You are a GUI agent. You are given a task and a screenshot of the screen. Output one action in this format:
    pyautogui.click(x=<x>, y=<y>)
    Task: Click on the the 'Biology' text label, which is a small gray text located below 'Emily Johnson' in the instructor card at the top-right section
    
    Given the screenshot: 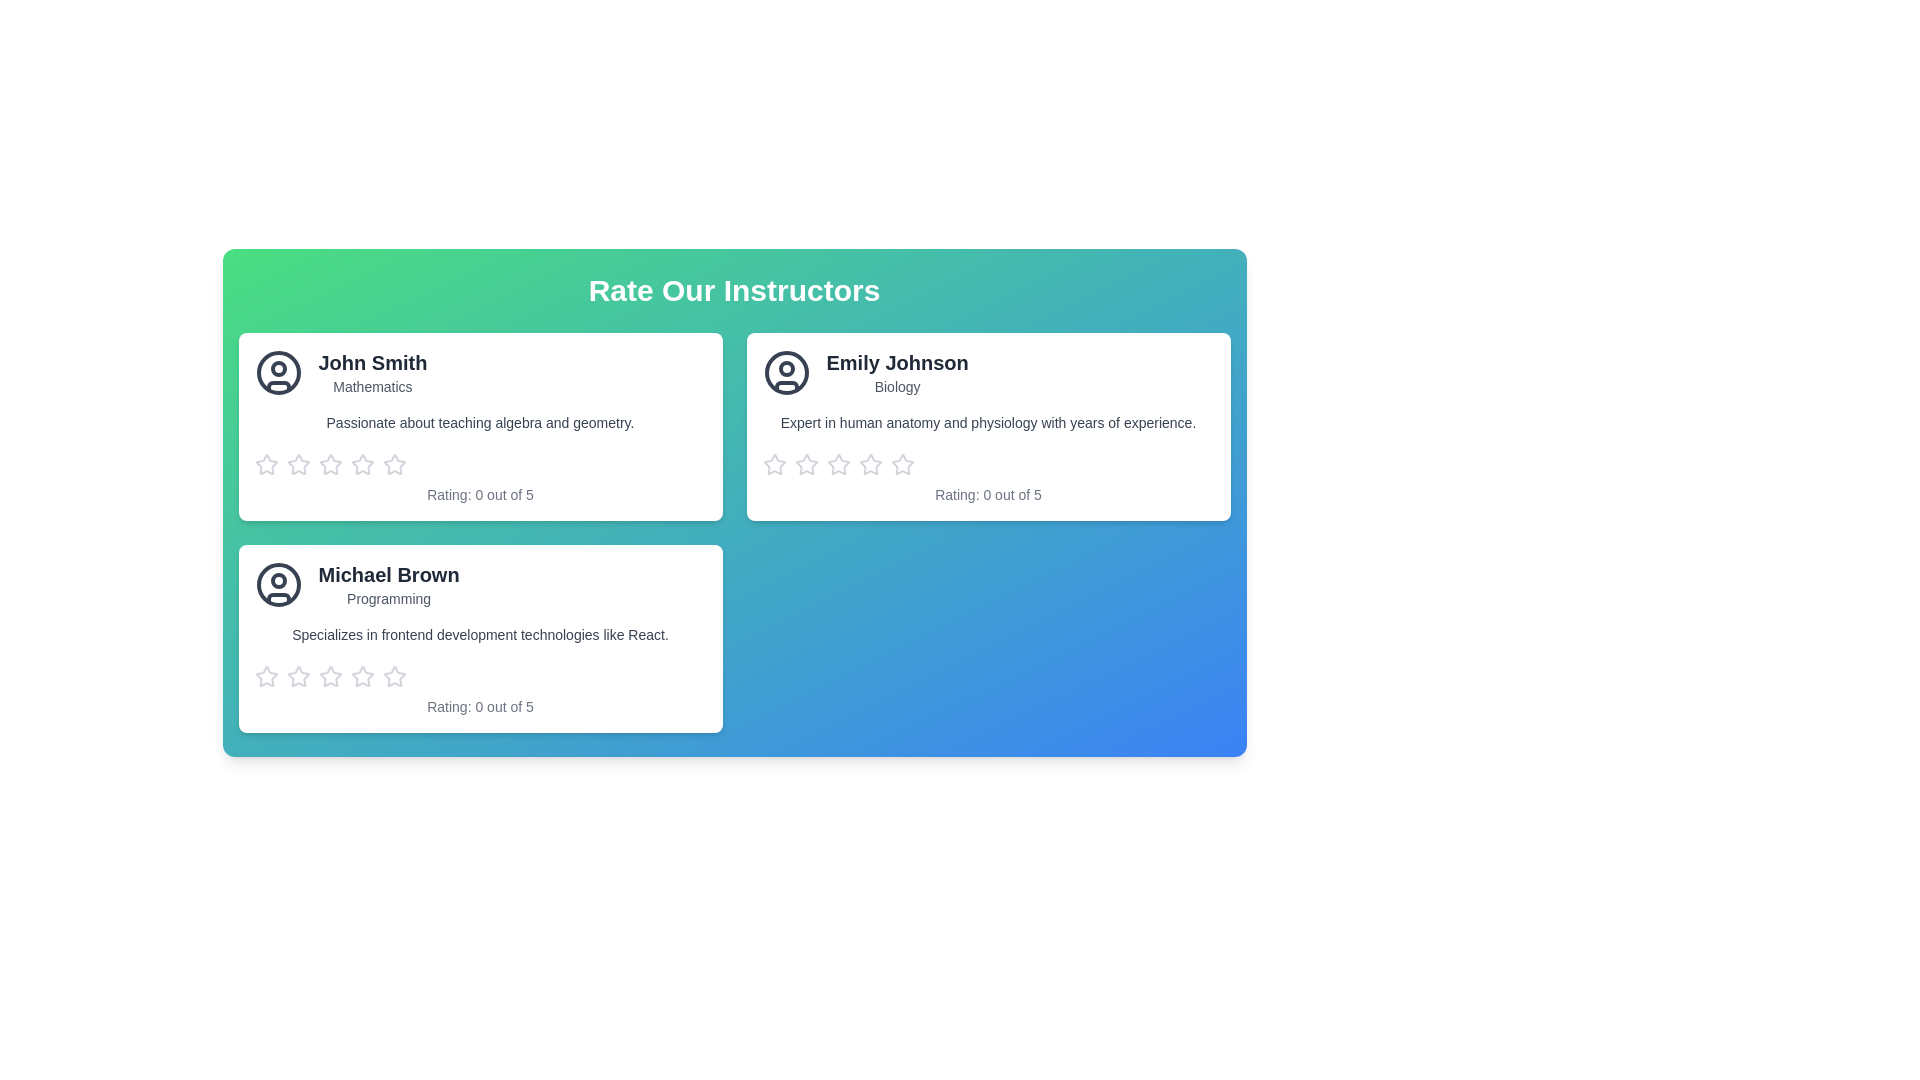 What is the action you would take?
    pyautogui.click(x=896, y=386)
    